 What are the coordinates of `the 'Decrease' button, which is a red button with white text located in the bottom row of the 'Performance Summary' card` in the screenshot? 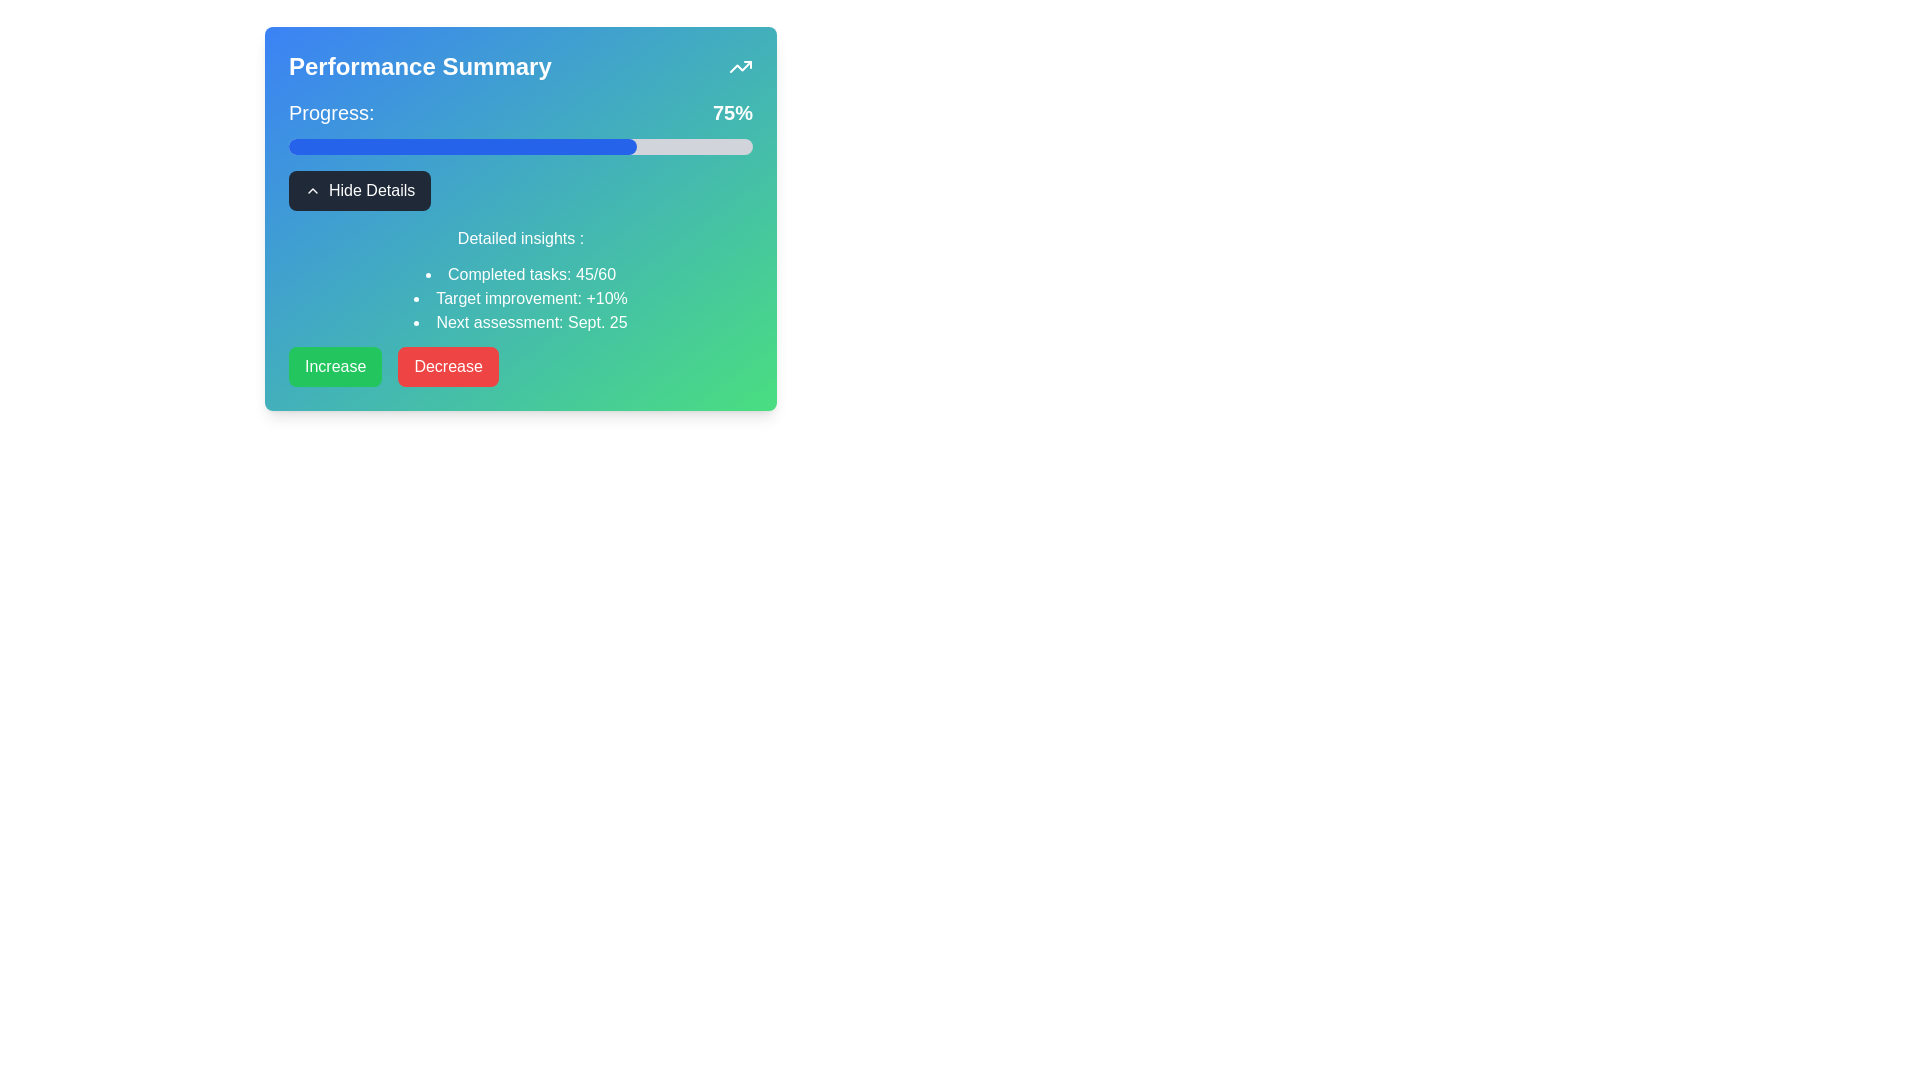 It's located at (447, 366).